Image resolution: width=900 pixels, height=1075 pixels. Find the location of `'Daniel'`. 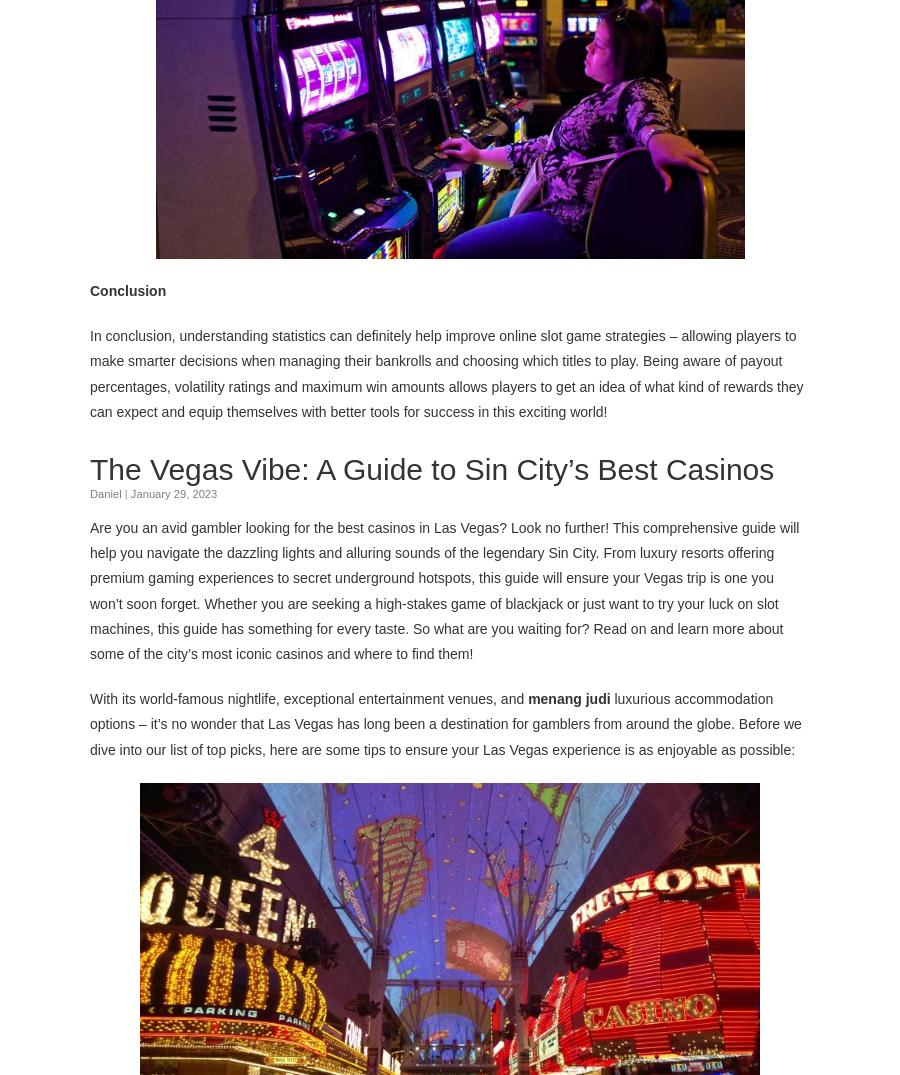

'Daniel' is located at coordinates (104, 491).